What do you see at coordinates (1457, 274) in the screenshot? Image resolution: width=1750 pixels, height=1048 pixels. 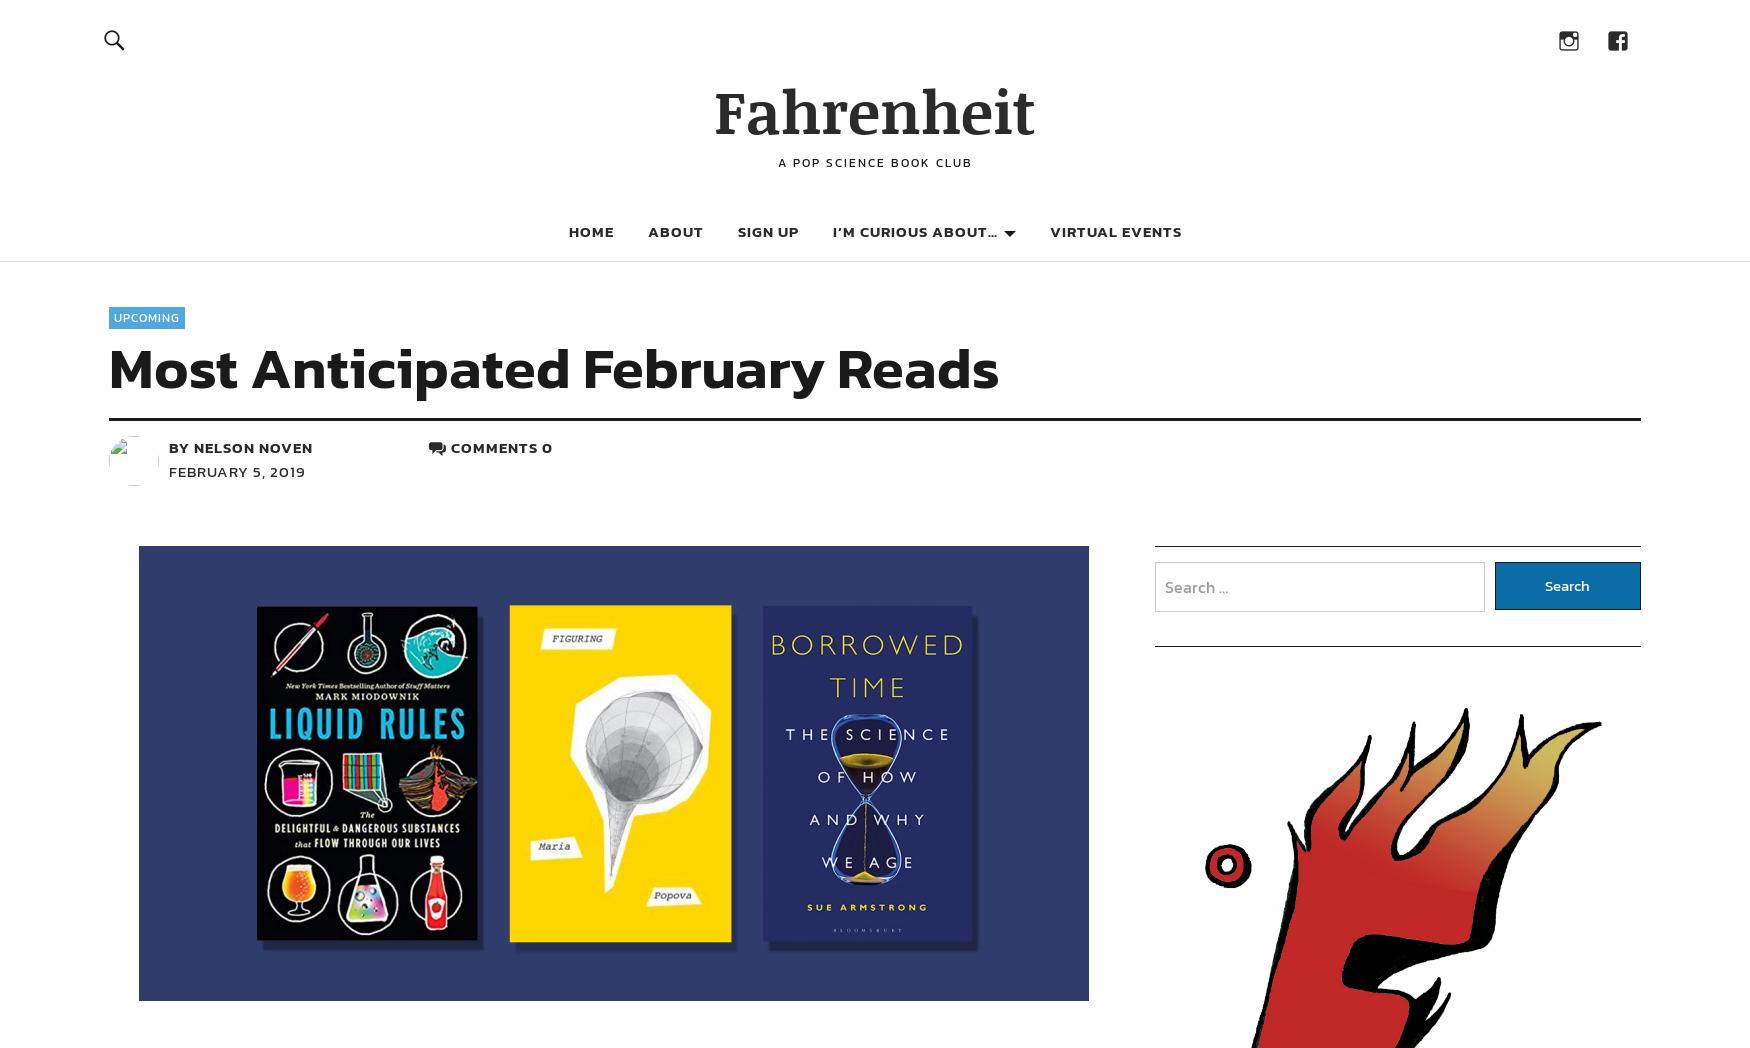 I see `'Undark – Books'` at bounding box center [1457, 274].